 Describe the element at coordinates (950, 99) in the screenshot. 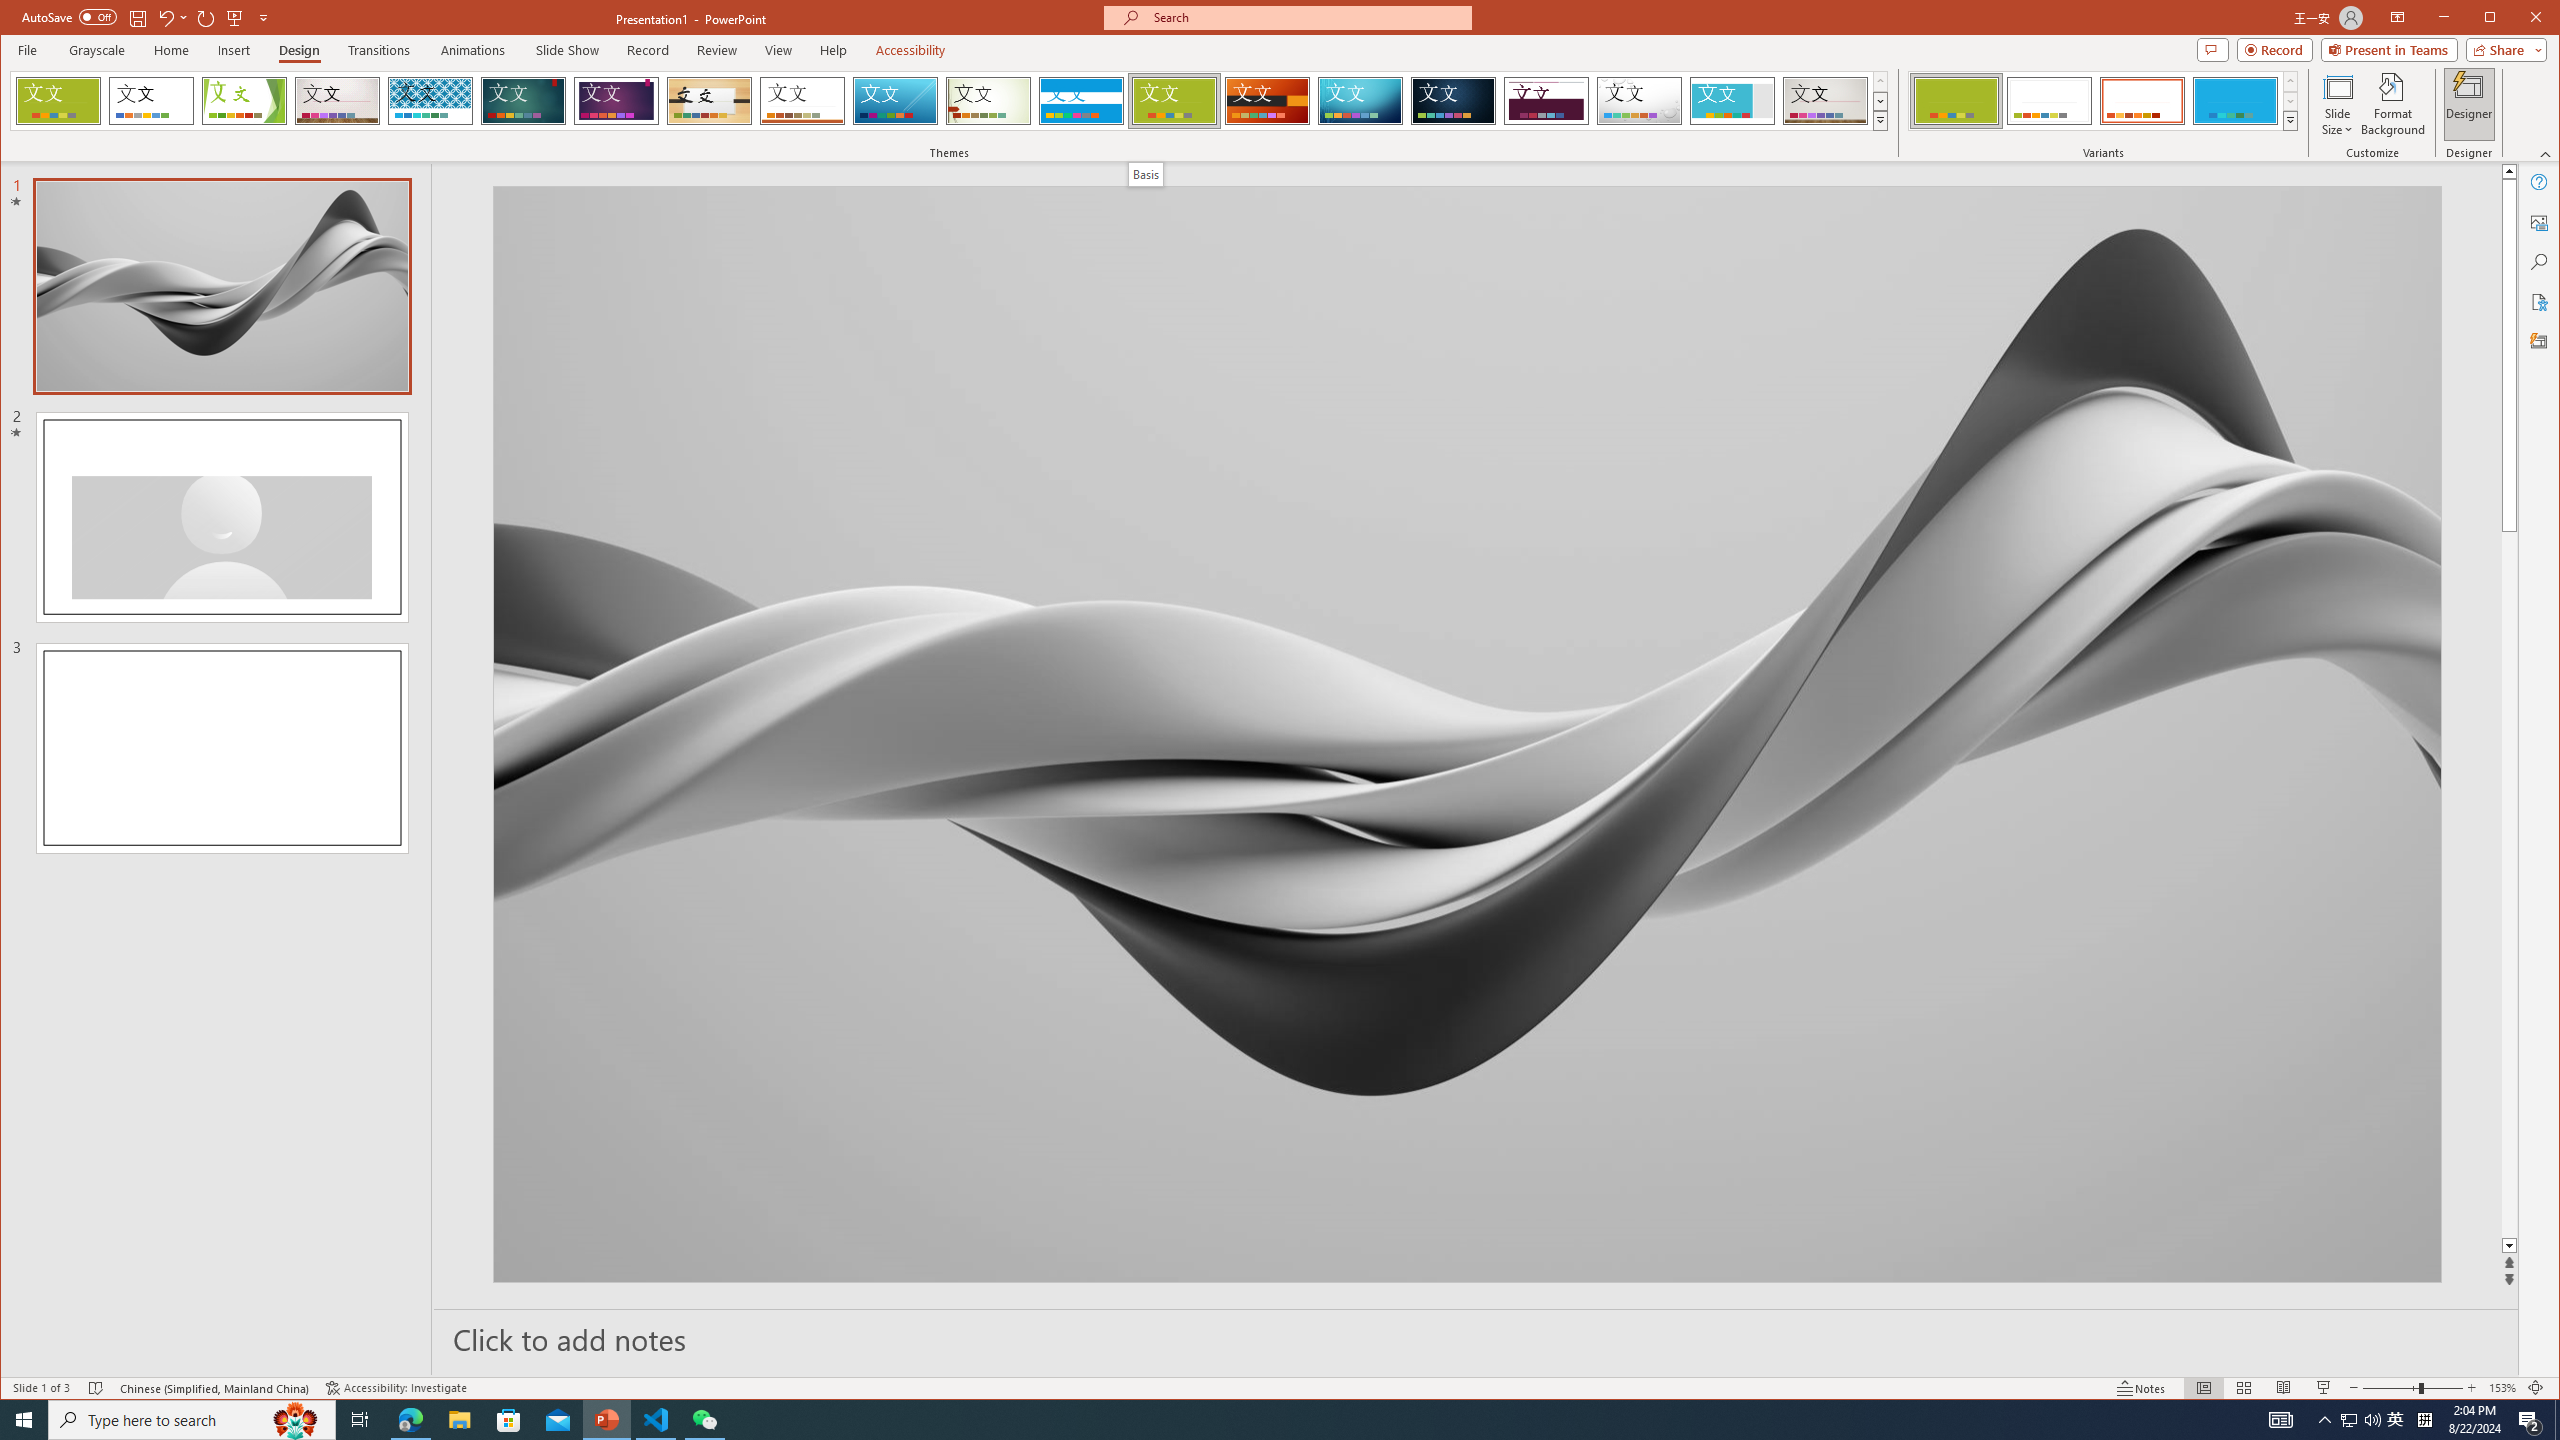

I see `'AutomationID: SlideThemesGallery'` at that location.